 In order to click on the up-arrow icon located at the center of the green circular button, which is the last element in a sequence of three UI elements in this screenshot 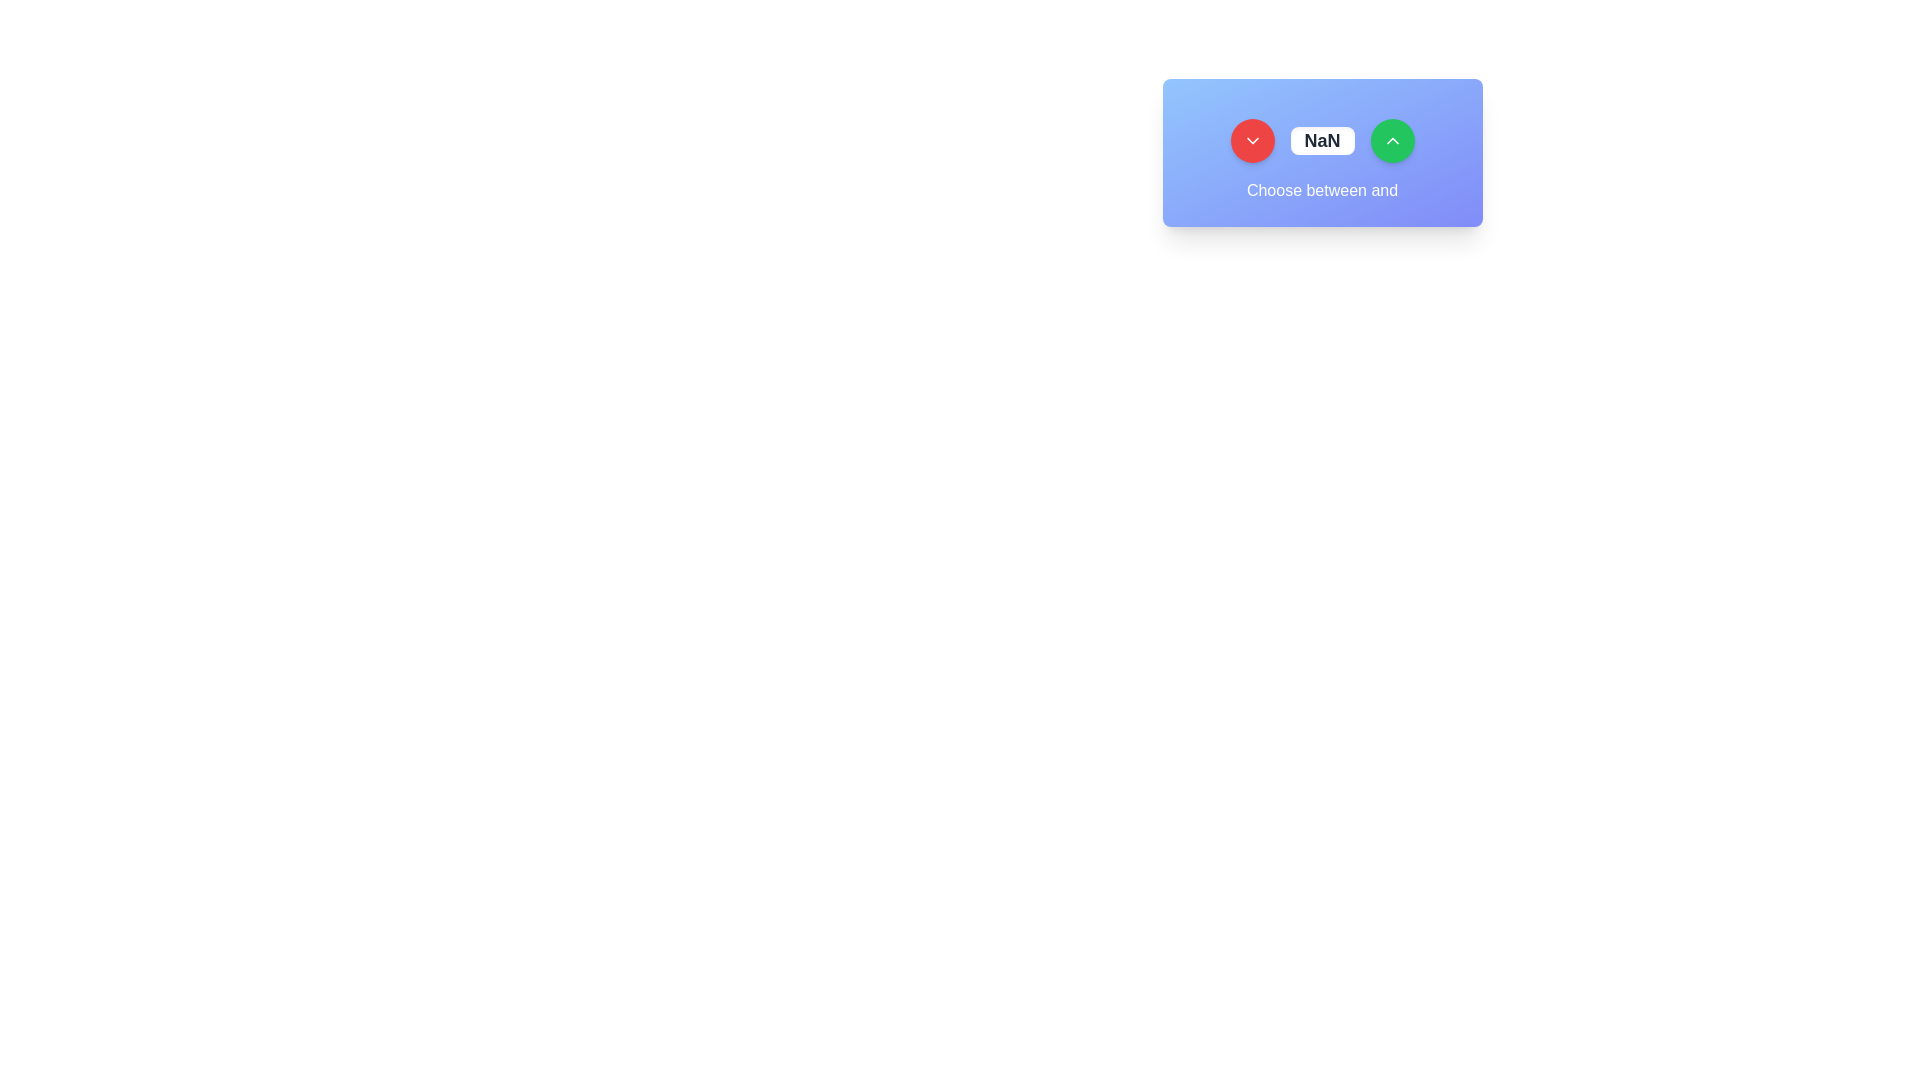, I will do `click(1391, 140)`.